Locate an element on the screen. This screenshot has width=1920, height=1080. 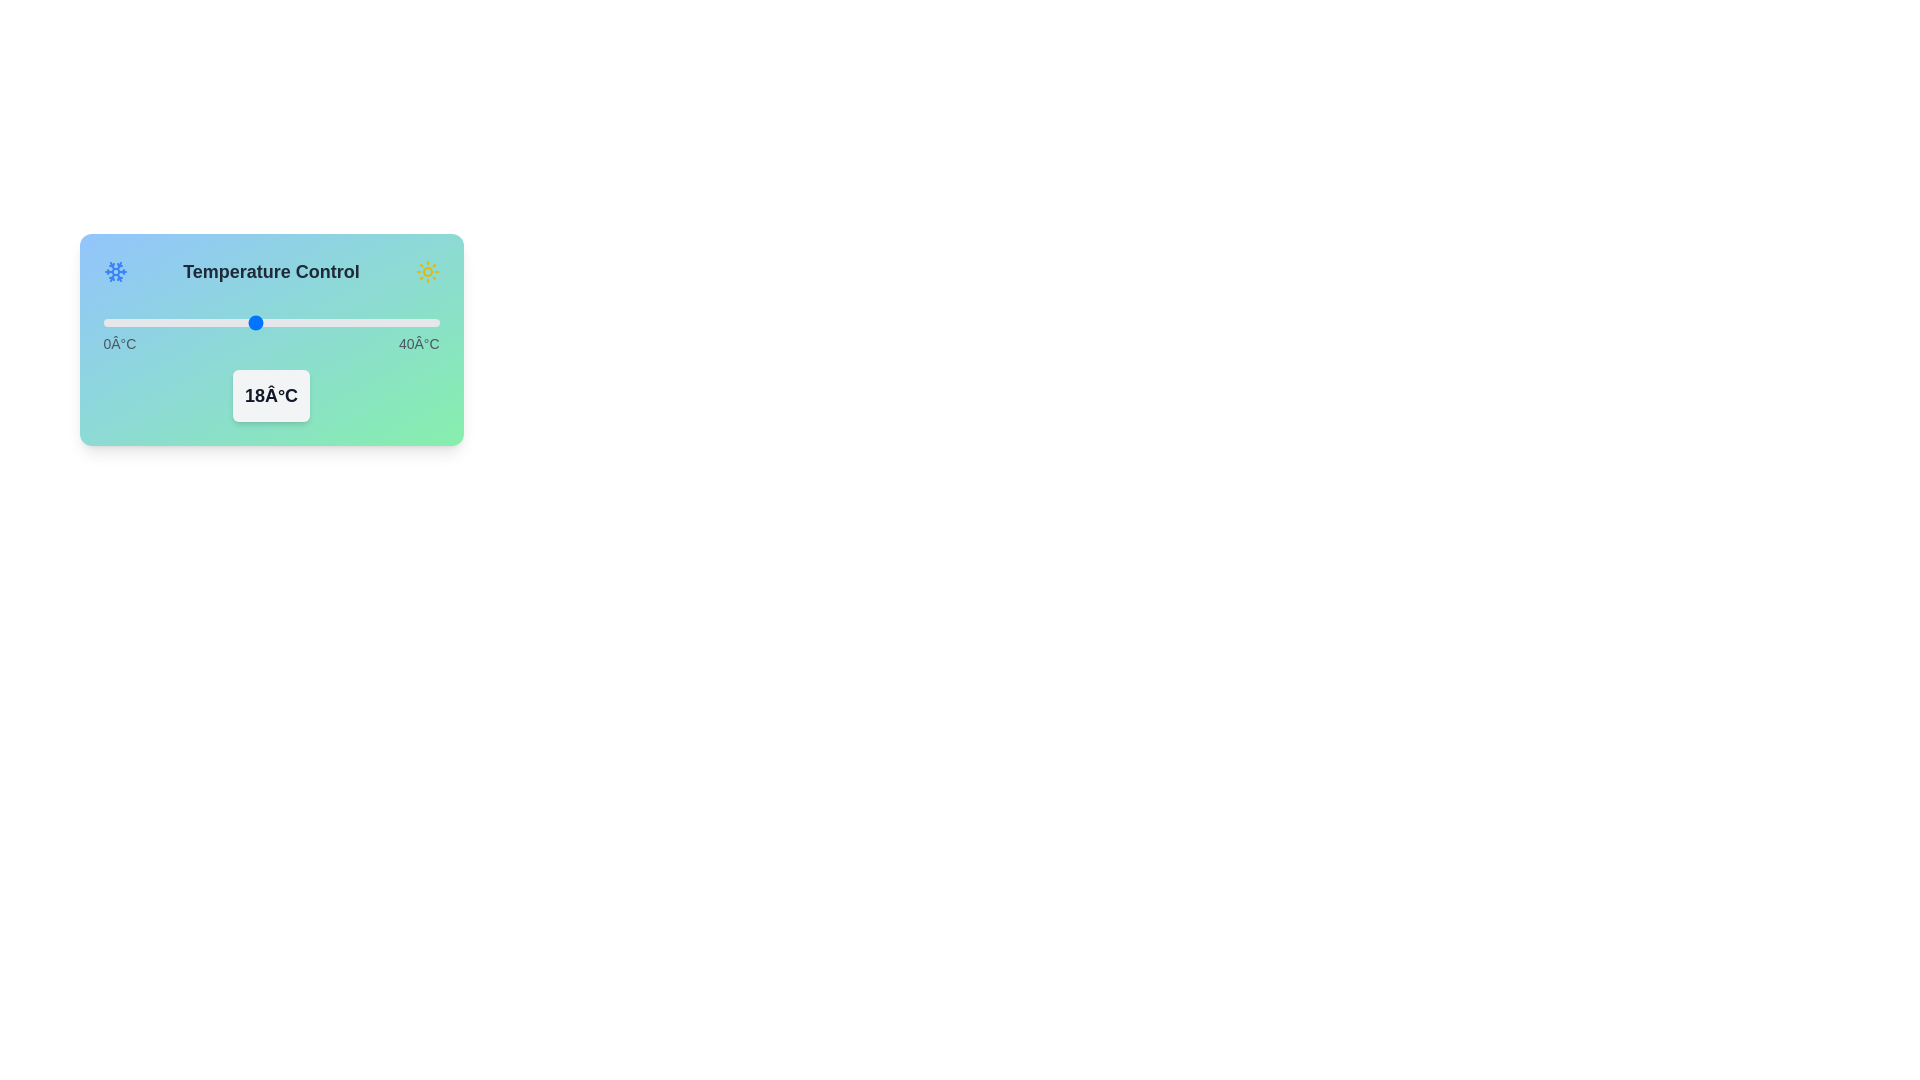
the temperature slider to 23°C to inspect the theme indicator is located at coordinates (295, 322).